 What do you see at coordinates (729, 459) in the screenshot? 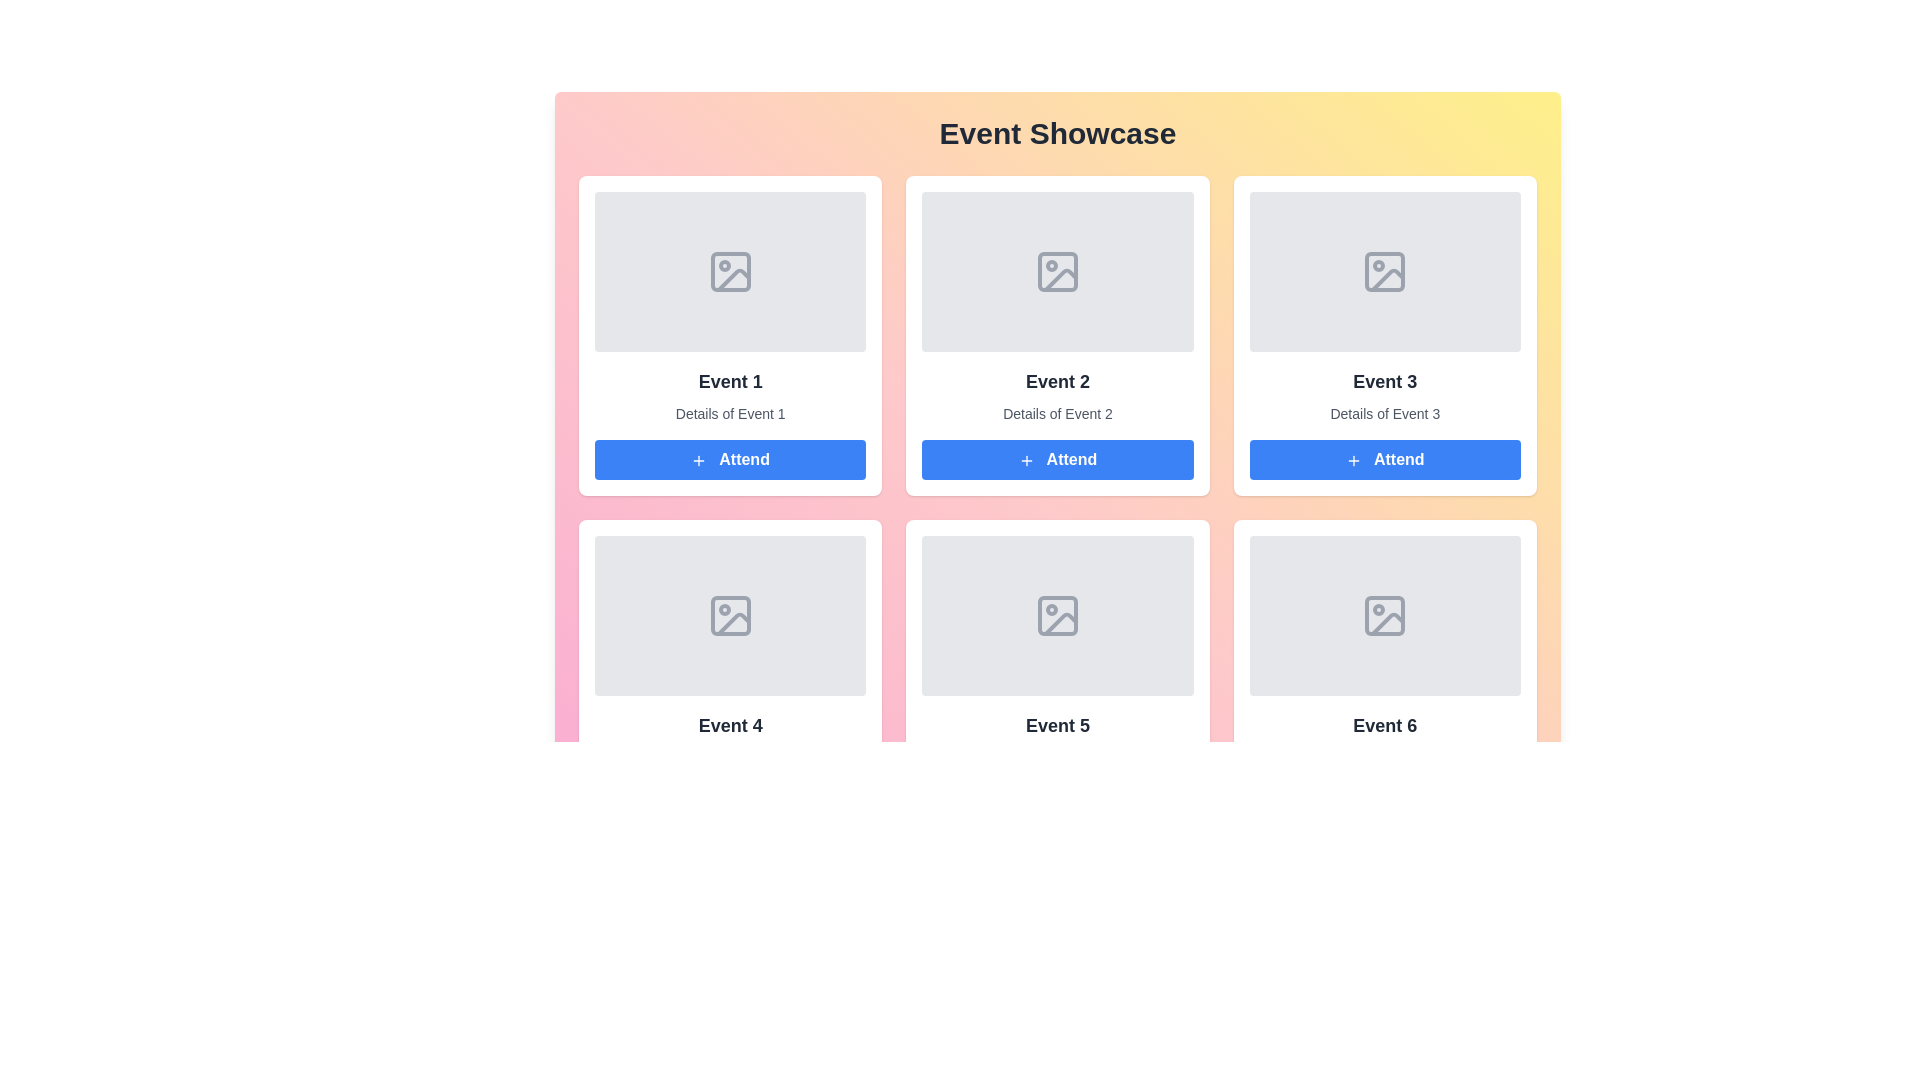
I see `the 'Attend' button with a rounded blue background located beneath the 'Details of Event 1' text in the 'Event 1' card` at bounding box center [729, 459].